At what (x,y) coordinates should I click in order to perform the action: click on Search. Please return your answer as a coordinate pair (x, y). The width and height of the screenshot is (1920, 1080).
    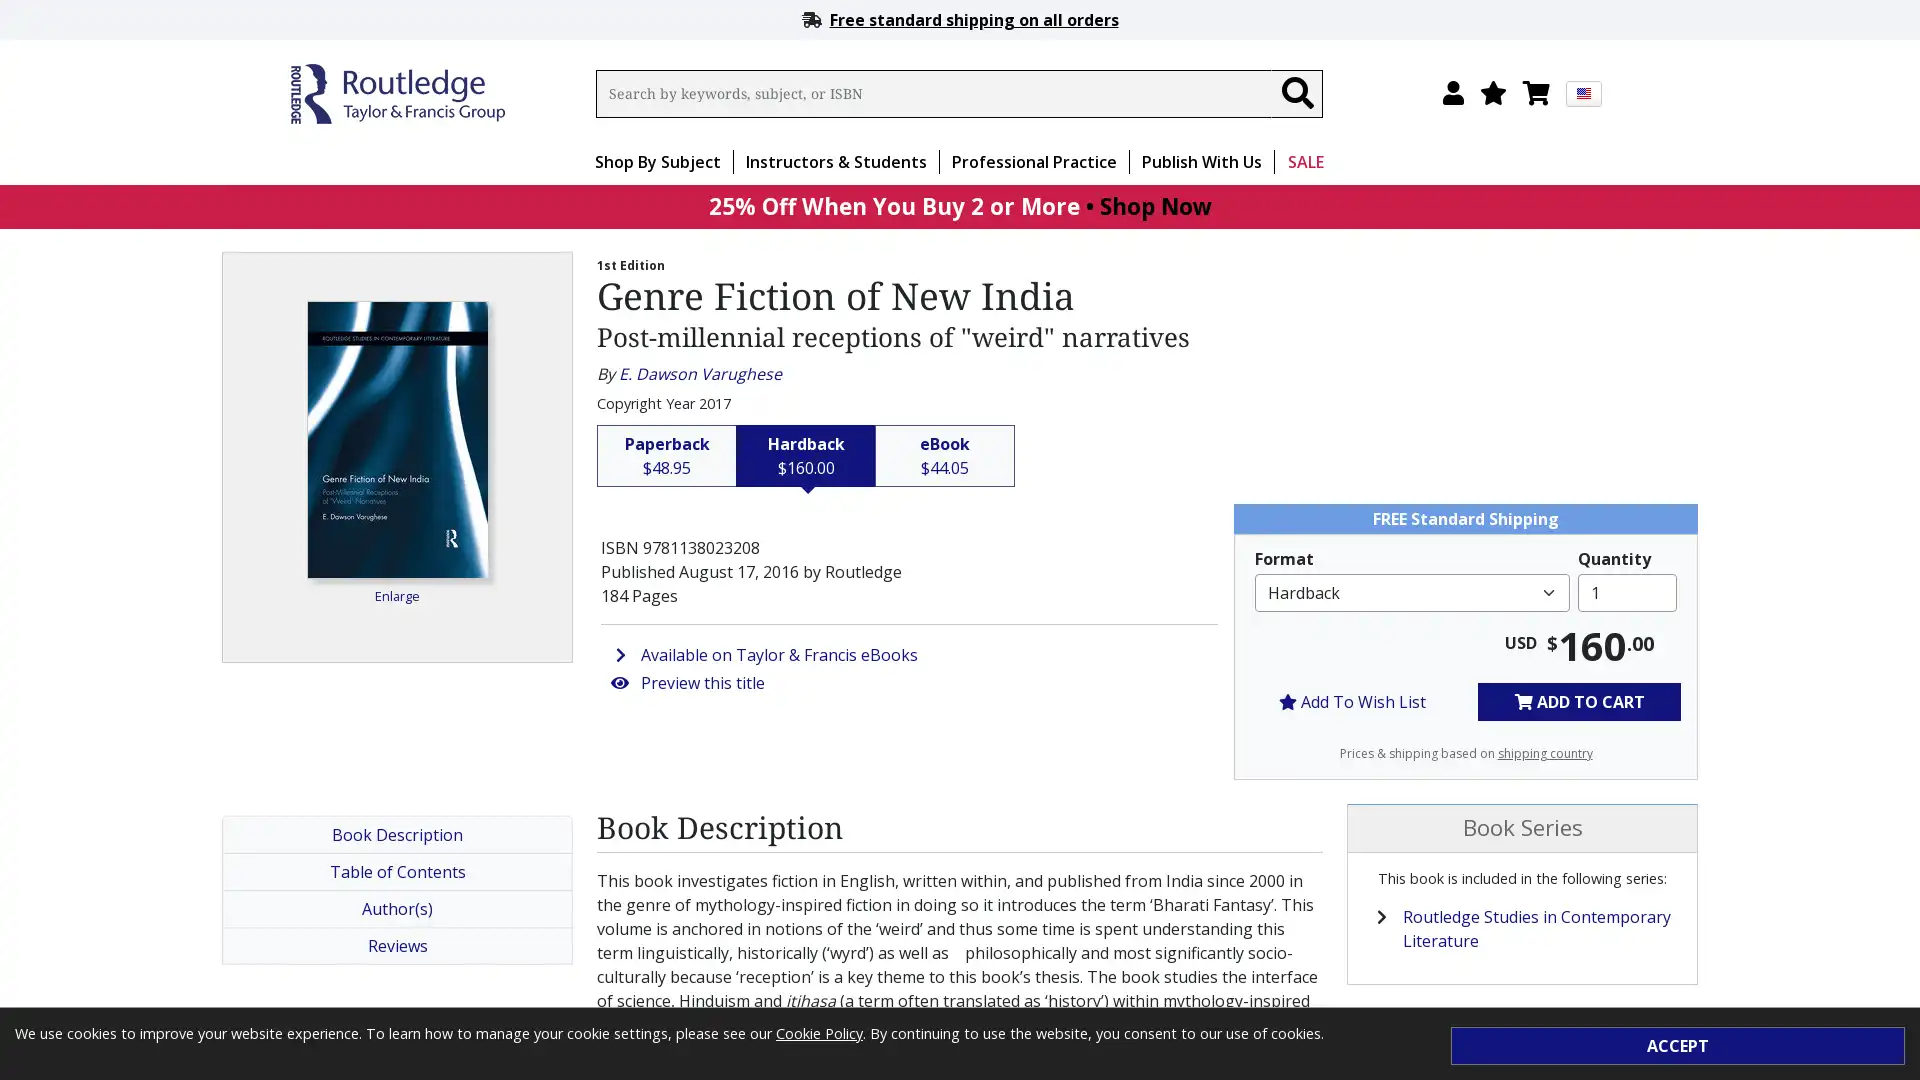
    Looking at the image, I should click on (1296, 93).